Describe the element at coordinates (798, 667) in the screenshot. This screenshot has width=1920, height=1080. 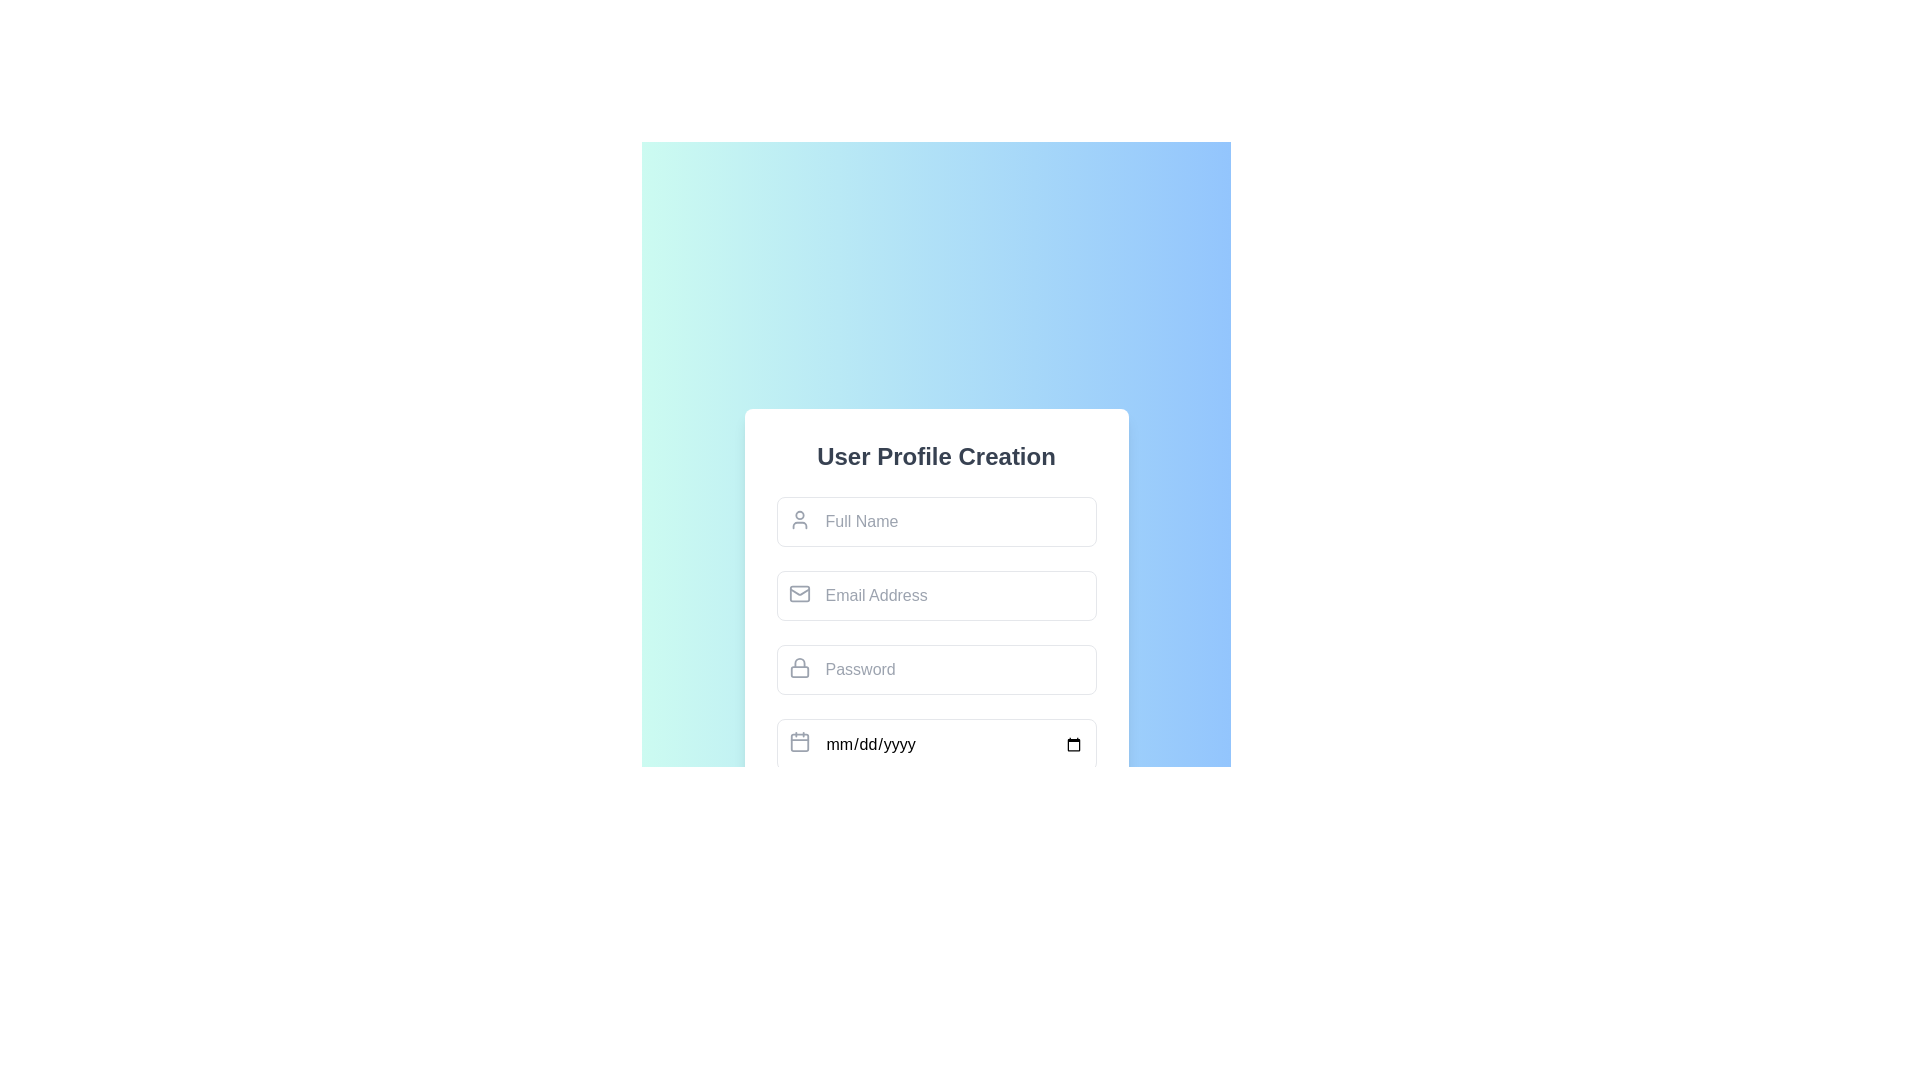
I see `the lock icon SVG element located on the left side of the password input field` at that location.